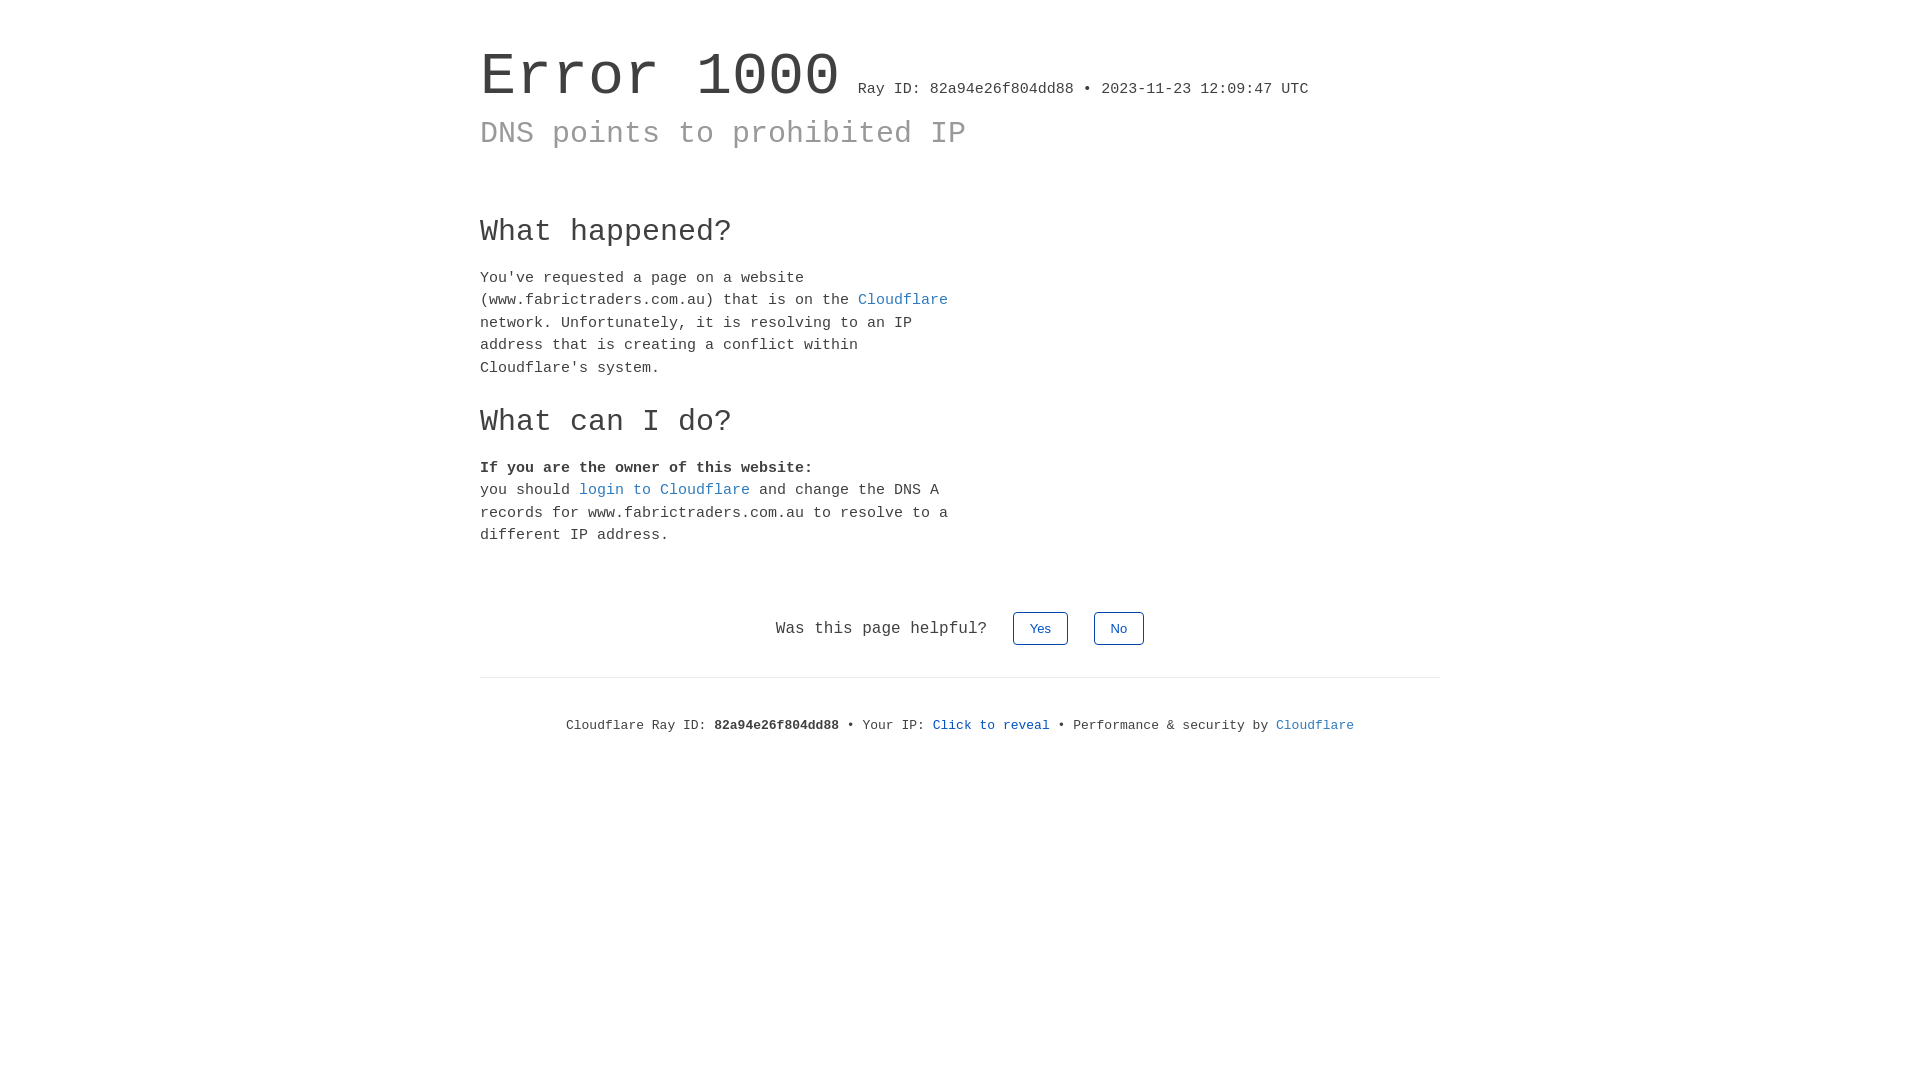 This screenshot has width=1920, height=1080. What do you see at coordinates (664, 490) in the screenshot?
I see `'login to Cloudflare'` at bounding box center [664, 490].